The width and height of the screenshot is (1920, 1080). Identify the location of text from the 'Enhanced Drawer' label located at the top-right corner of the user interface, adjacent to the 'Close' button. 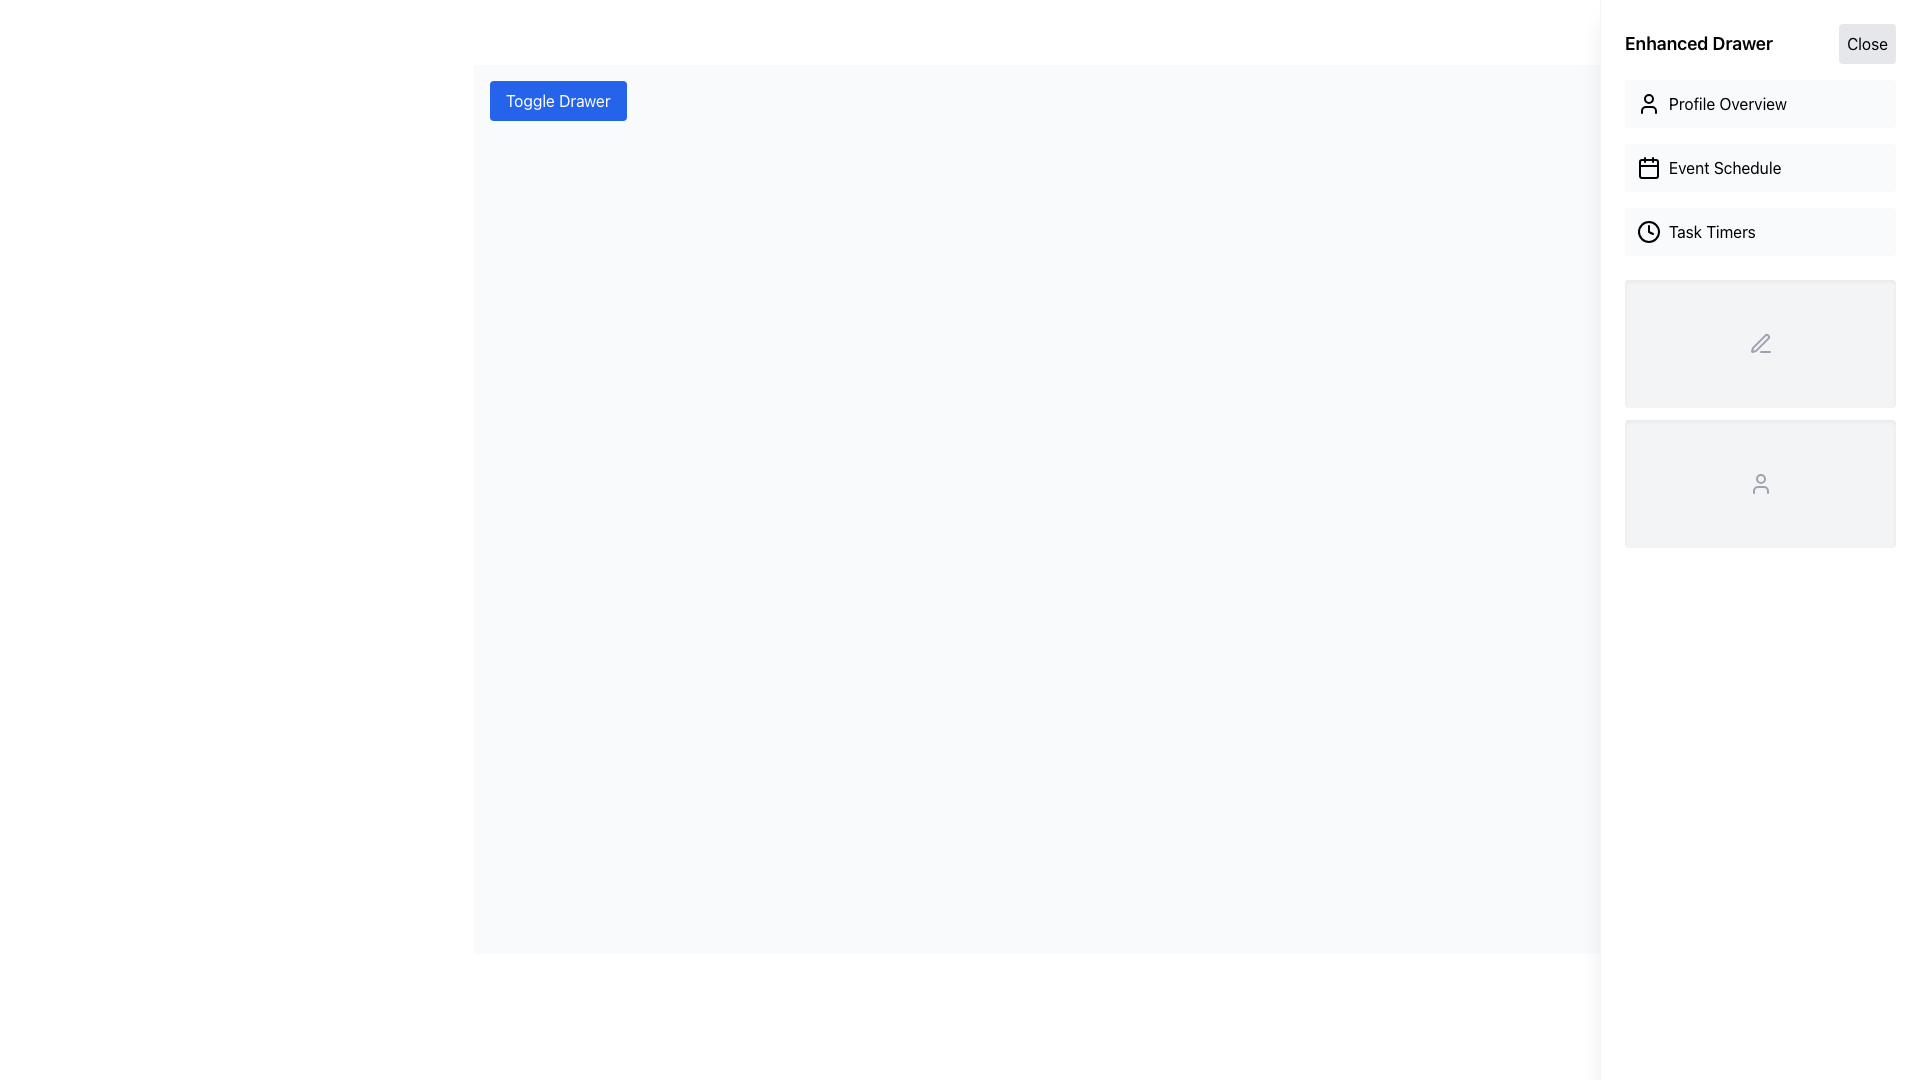
(1698, 43).